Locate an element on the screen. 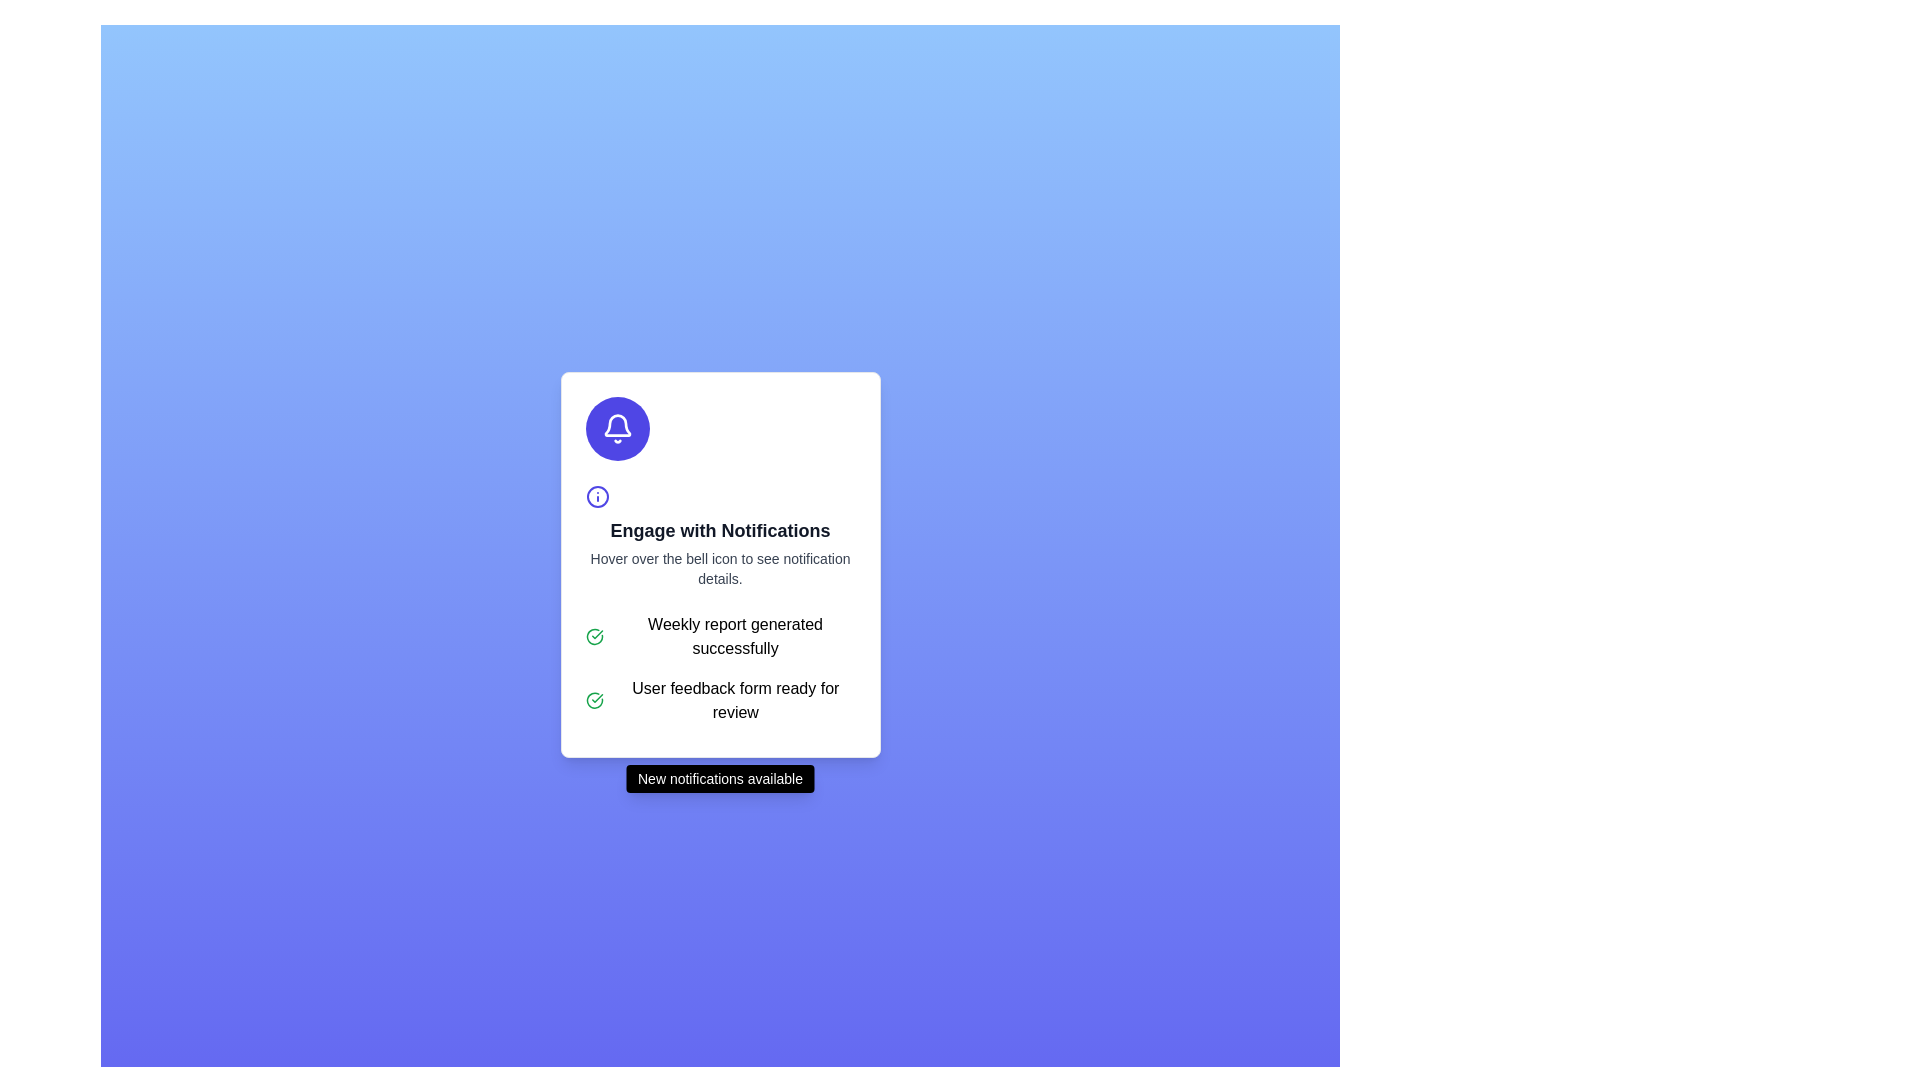  the informational icon located in the center of the card, directly above the title 'Engage with Notifications' is located at coordinates (596, 496).